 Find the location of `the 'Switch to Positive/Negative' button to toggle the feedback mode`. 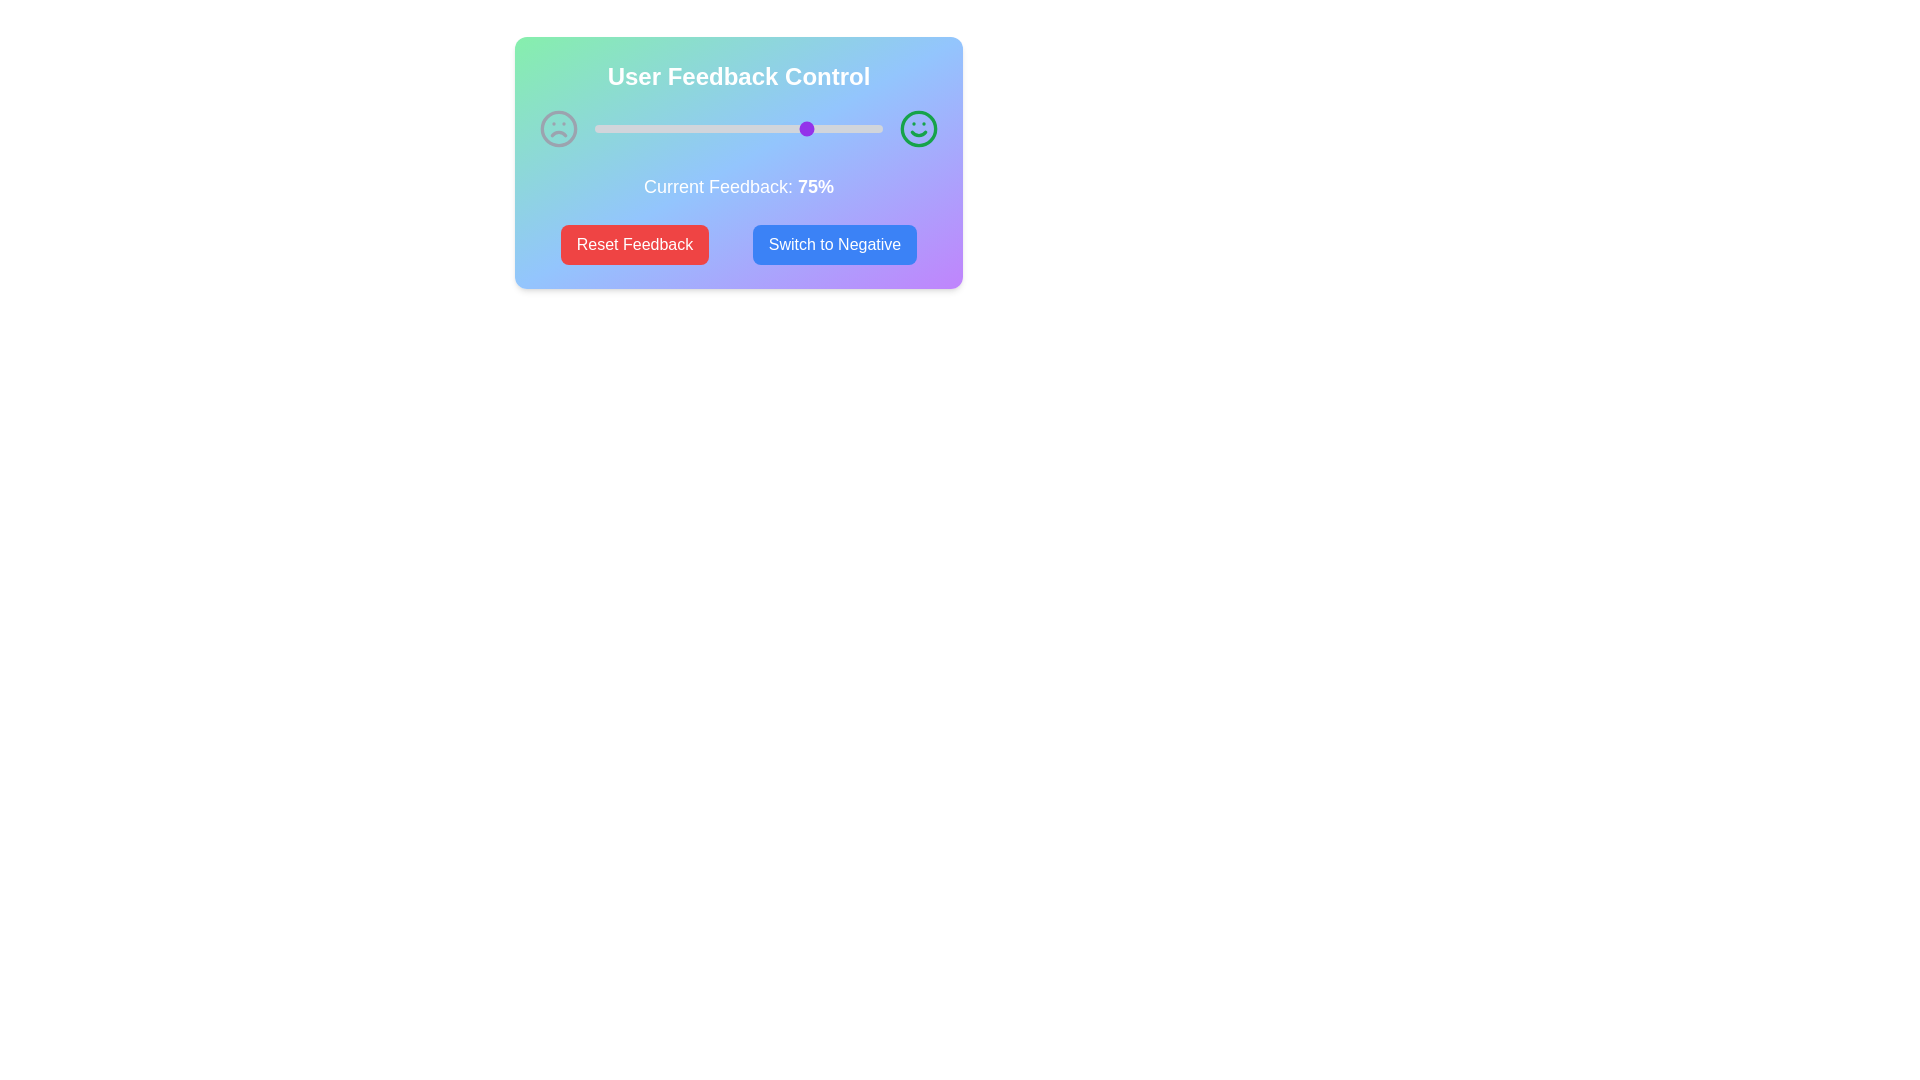

the 'Switch to Positive/Negative' button to toggle the feedback mode is located at coordinates (835, 244).